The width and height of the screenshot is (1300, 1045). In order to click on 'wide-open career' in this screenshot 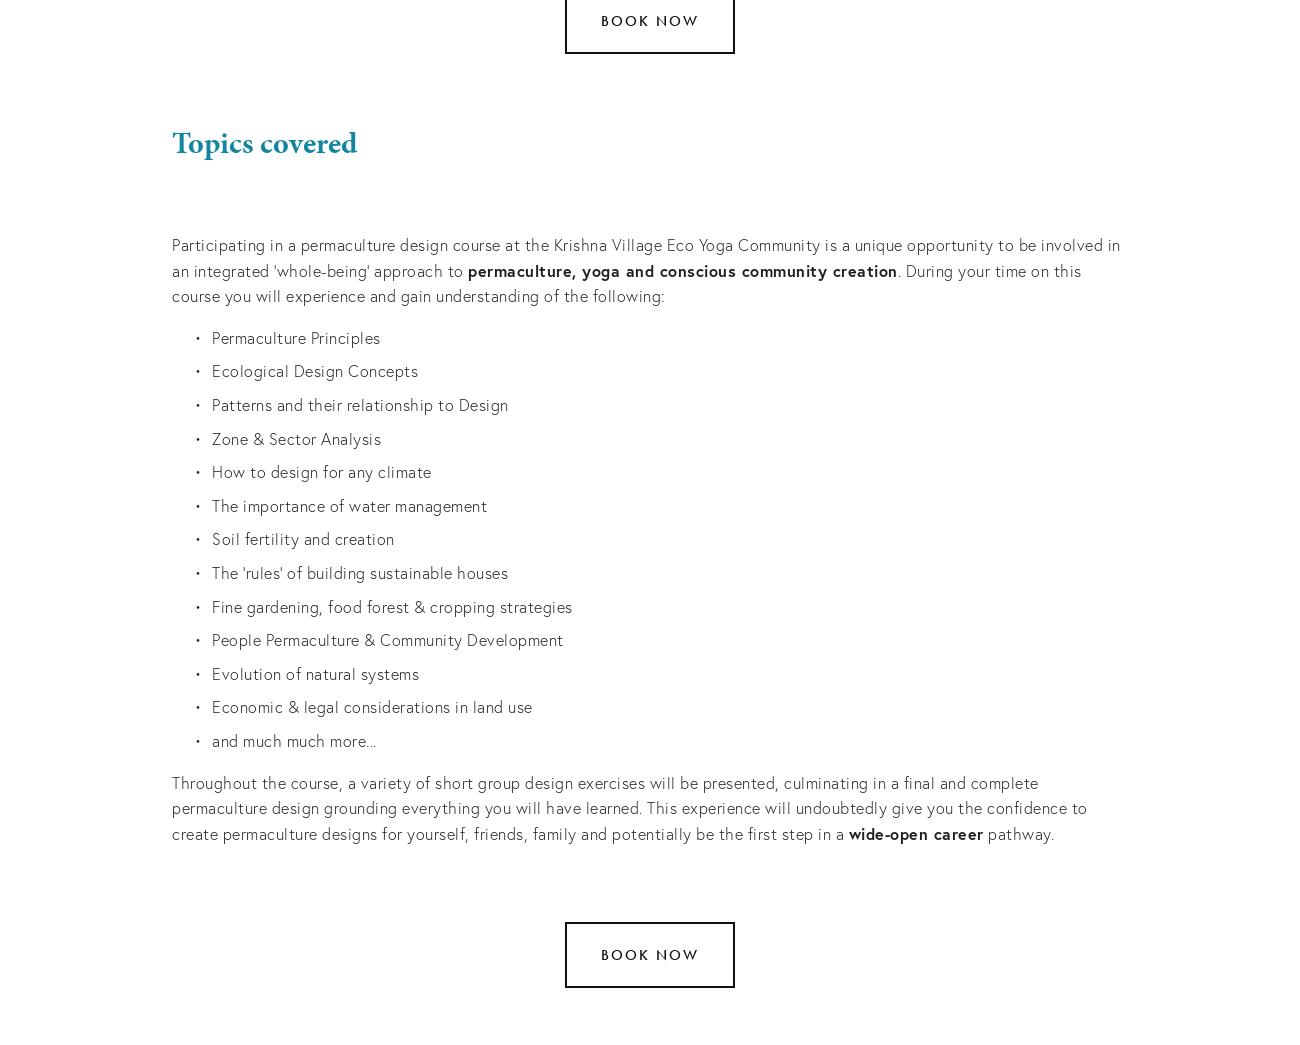, I will do `click(914, 831)`.